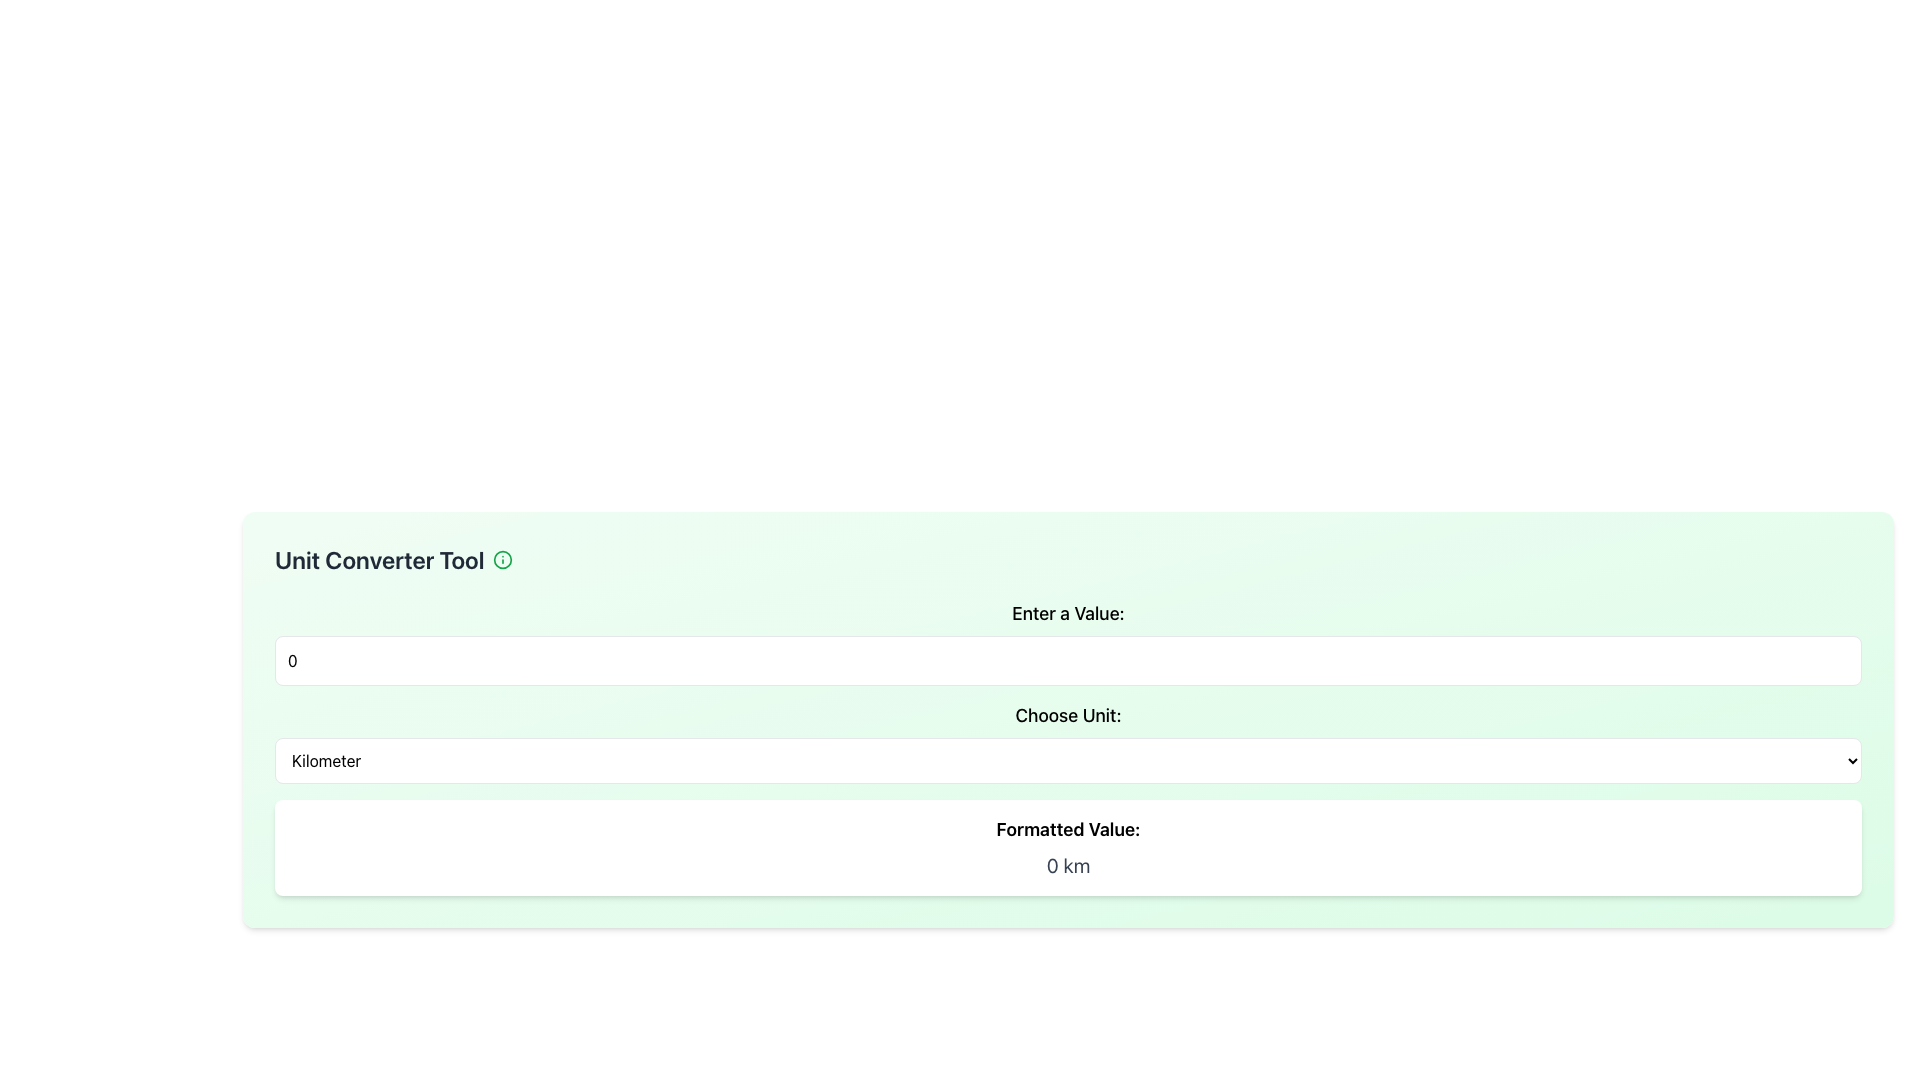 This screenshot has height=1080, width=1920. What do you see at coordinates (502, 559) in the screenshot?
I see `the information icon located to the right of the 'Unit Converter Tool' text in the header section` at bounding box center [502, 559].